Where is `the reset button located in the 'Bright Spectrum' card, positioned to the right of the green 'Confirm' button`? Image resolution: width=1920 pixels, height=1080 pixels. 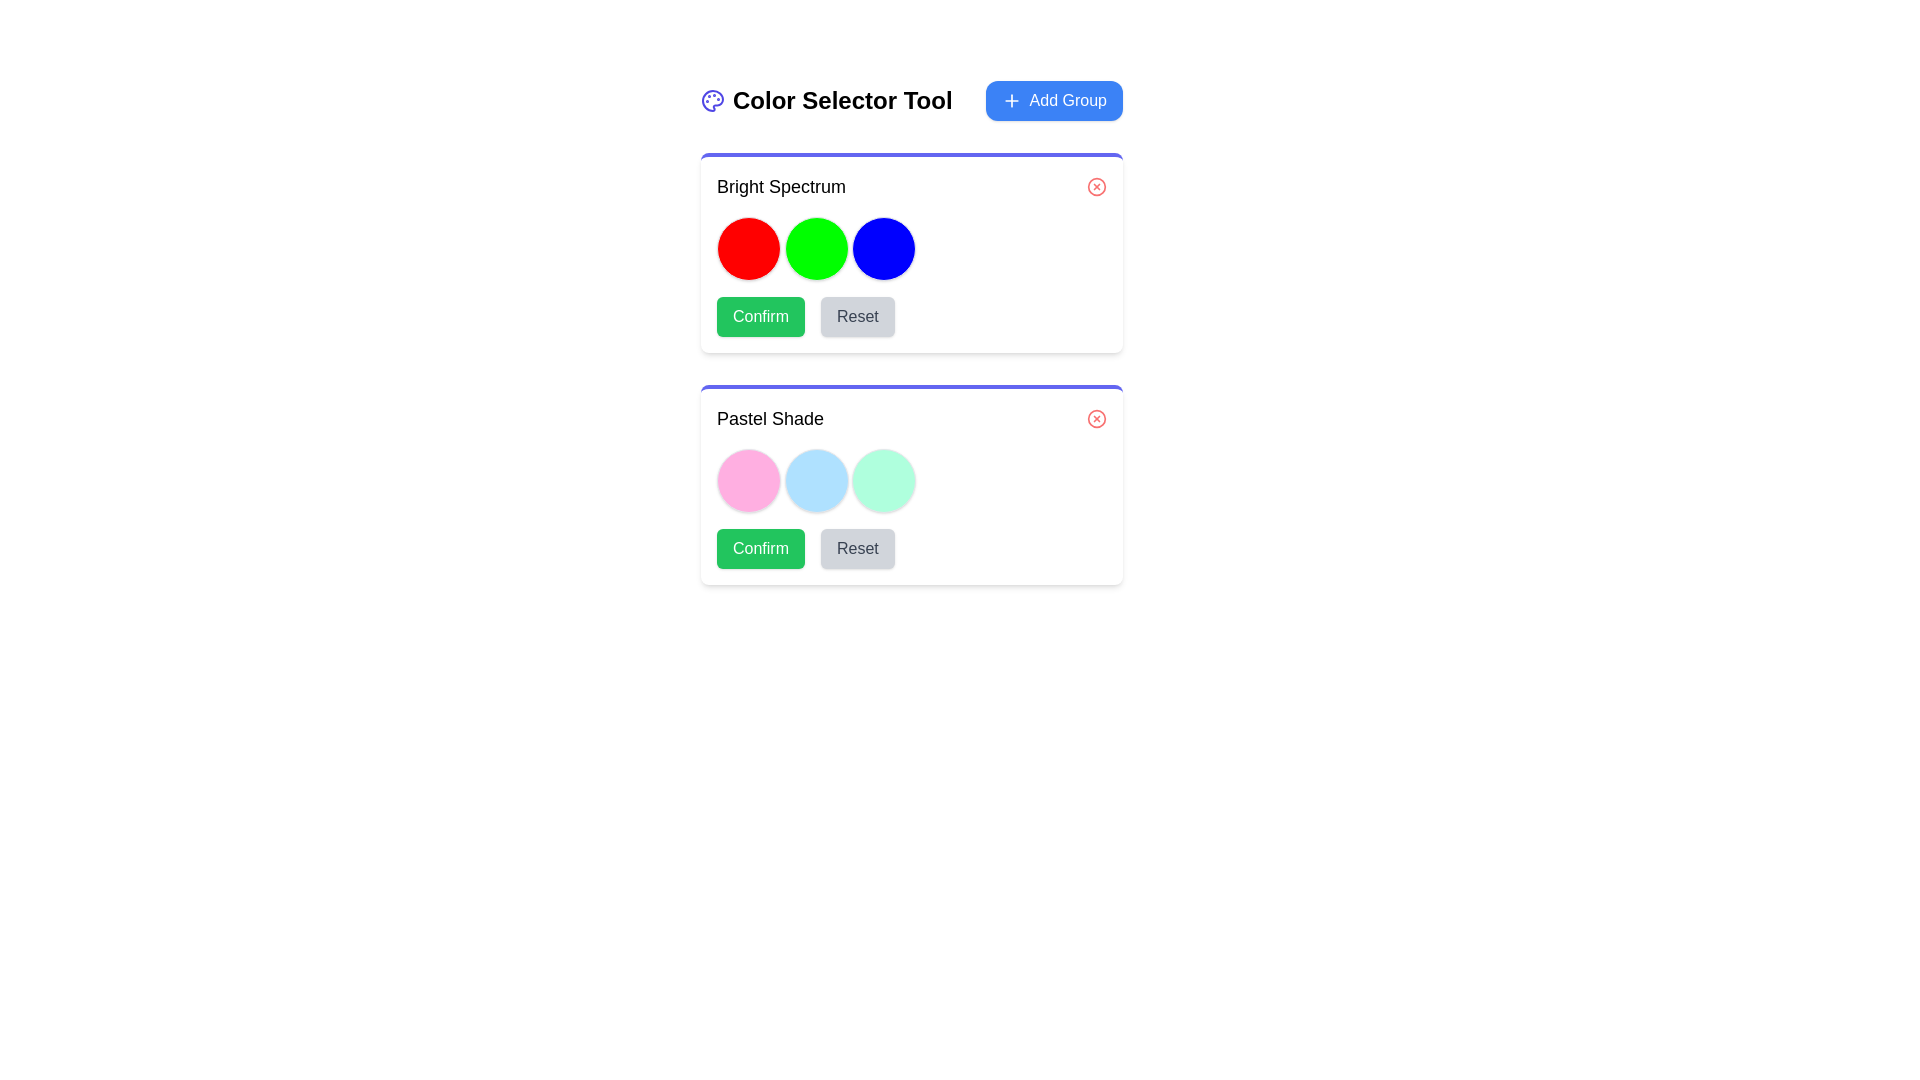
the reset button located in the 'Bright Spectrum' card, positioned to the right of the green 'Confirm' button is located at coordinates (857, 315).